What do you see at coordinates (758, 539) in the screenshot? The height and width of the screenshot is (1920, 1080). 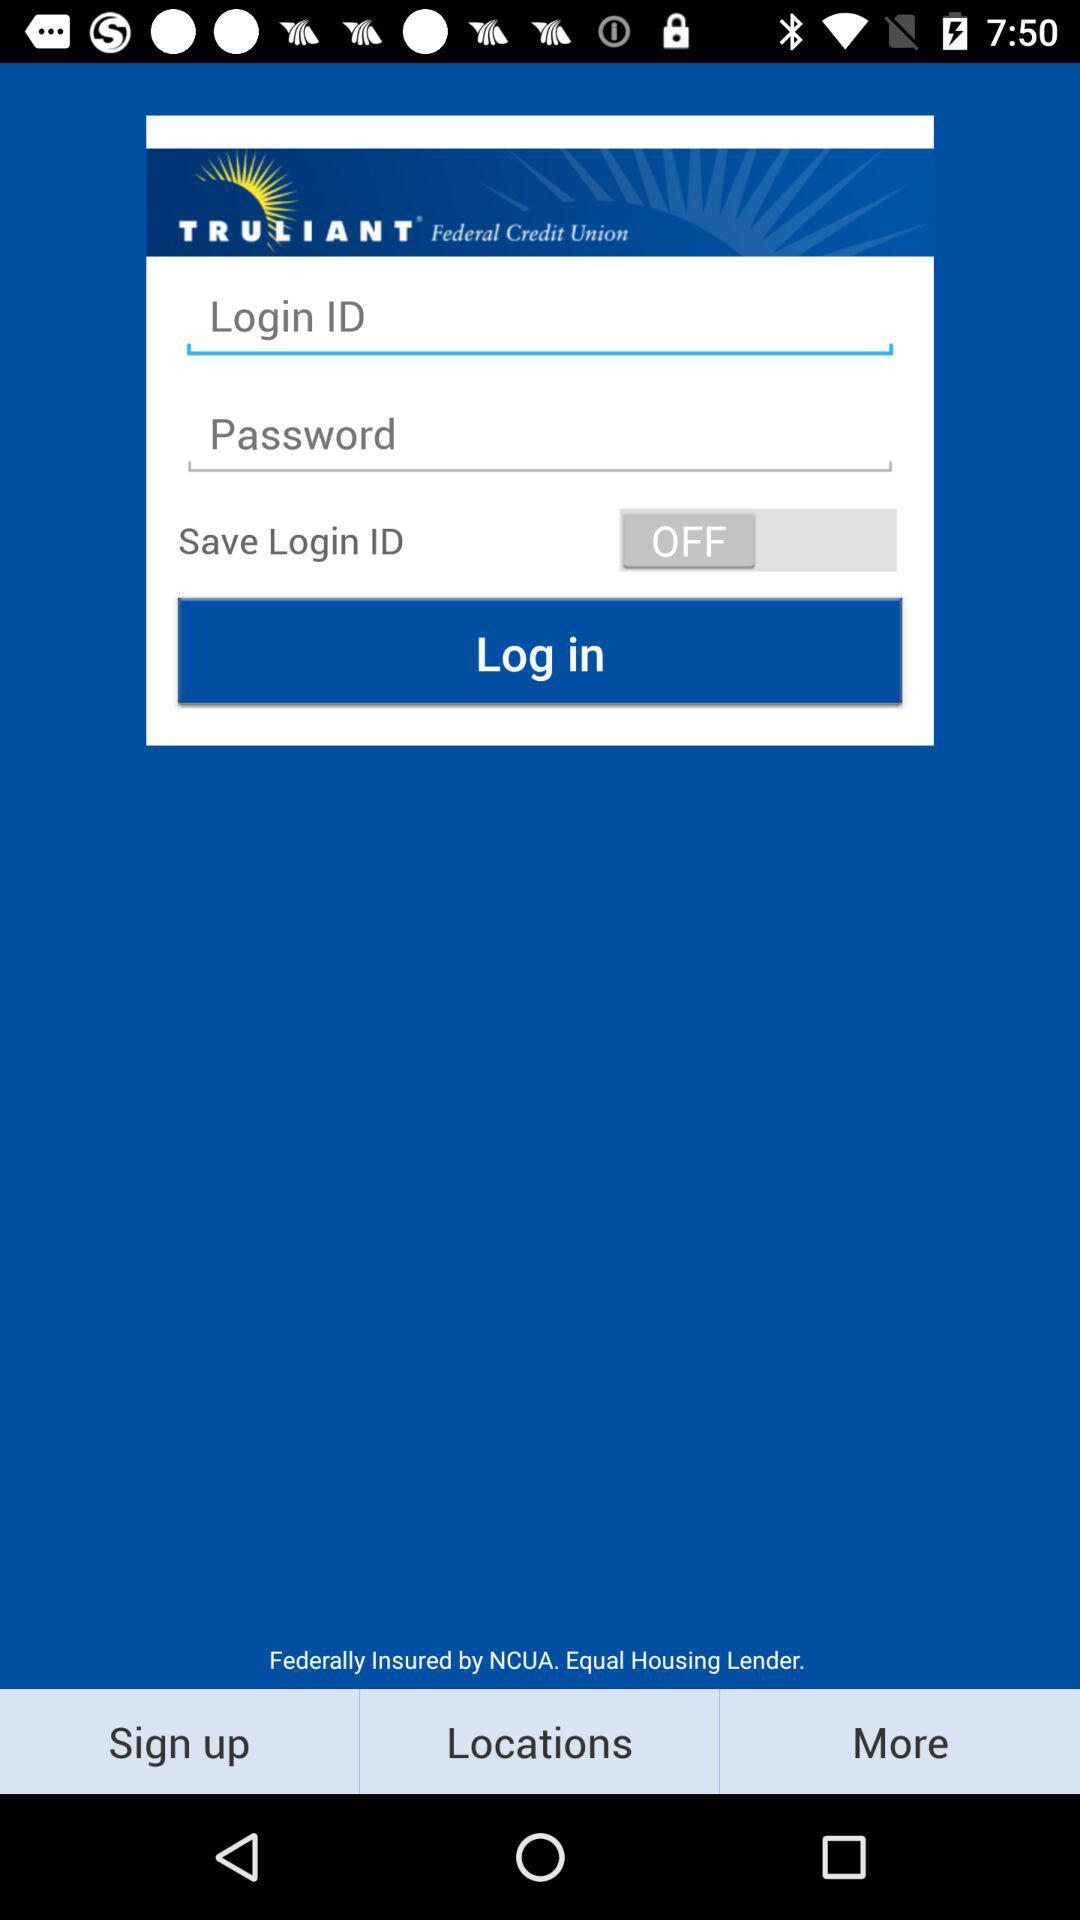 I see `the icon to the right of the save login id icon` at bounding box center [758, 539].